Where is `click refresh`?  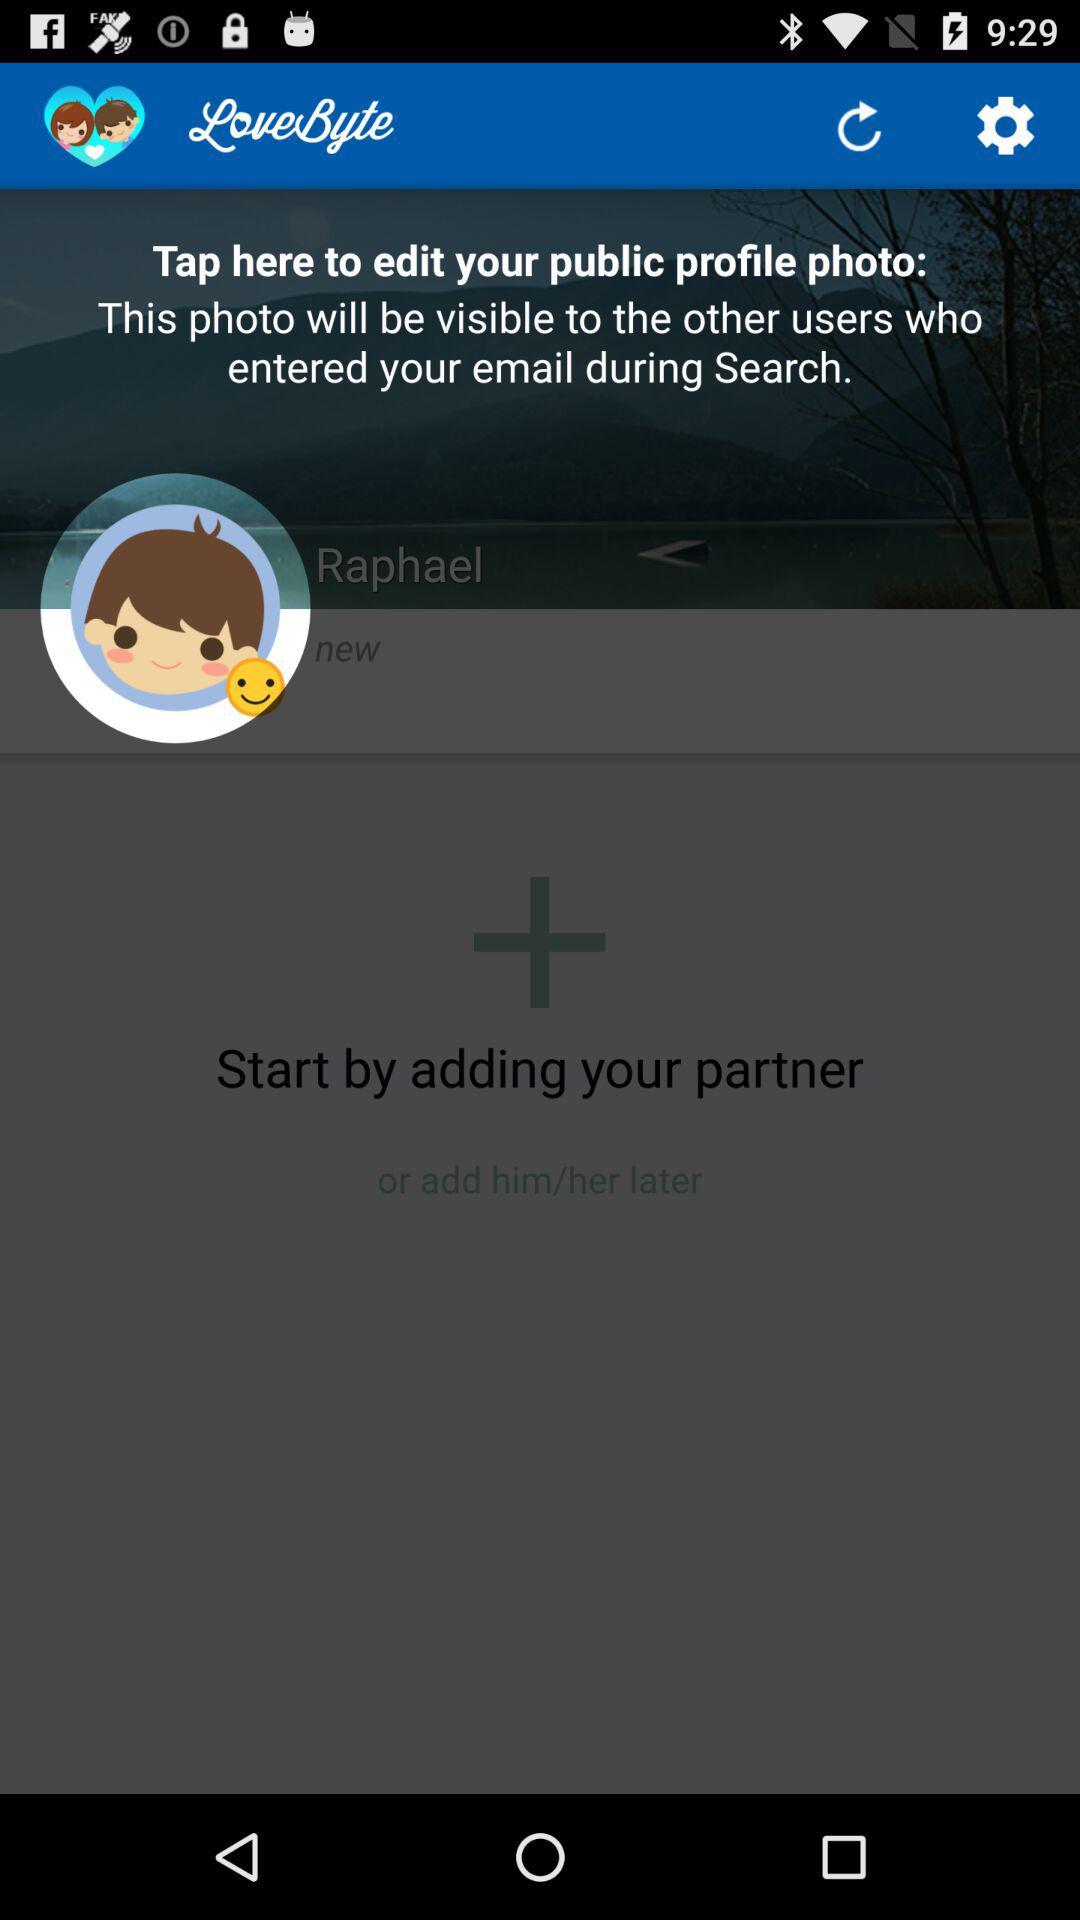 click refresh is located at coordinates (858, 124).